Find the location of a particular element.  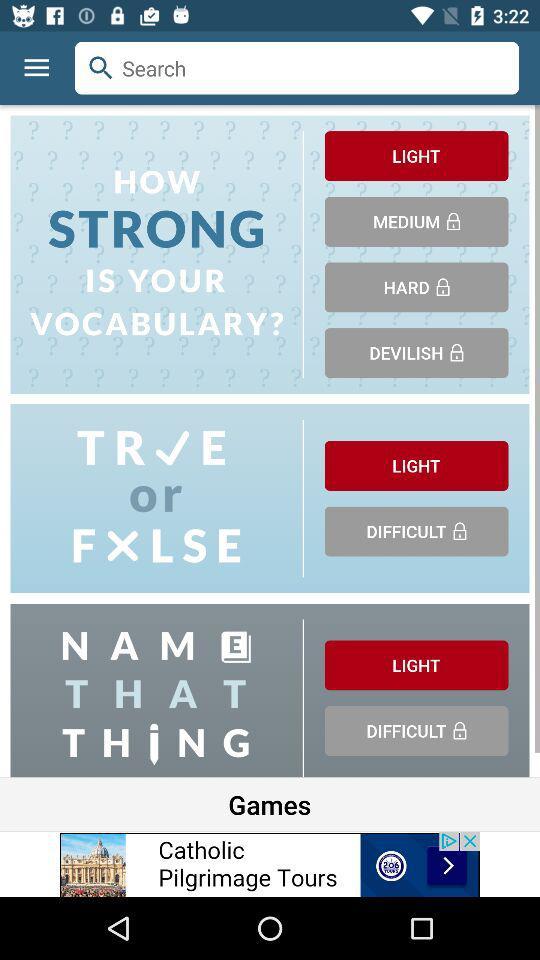

advertisements image is located at coordinates (270, 863).